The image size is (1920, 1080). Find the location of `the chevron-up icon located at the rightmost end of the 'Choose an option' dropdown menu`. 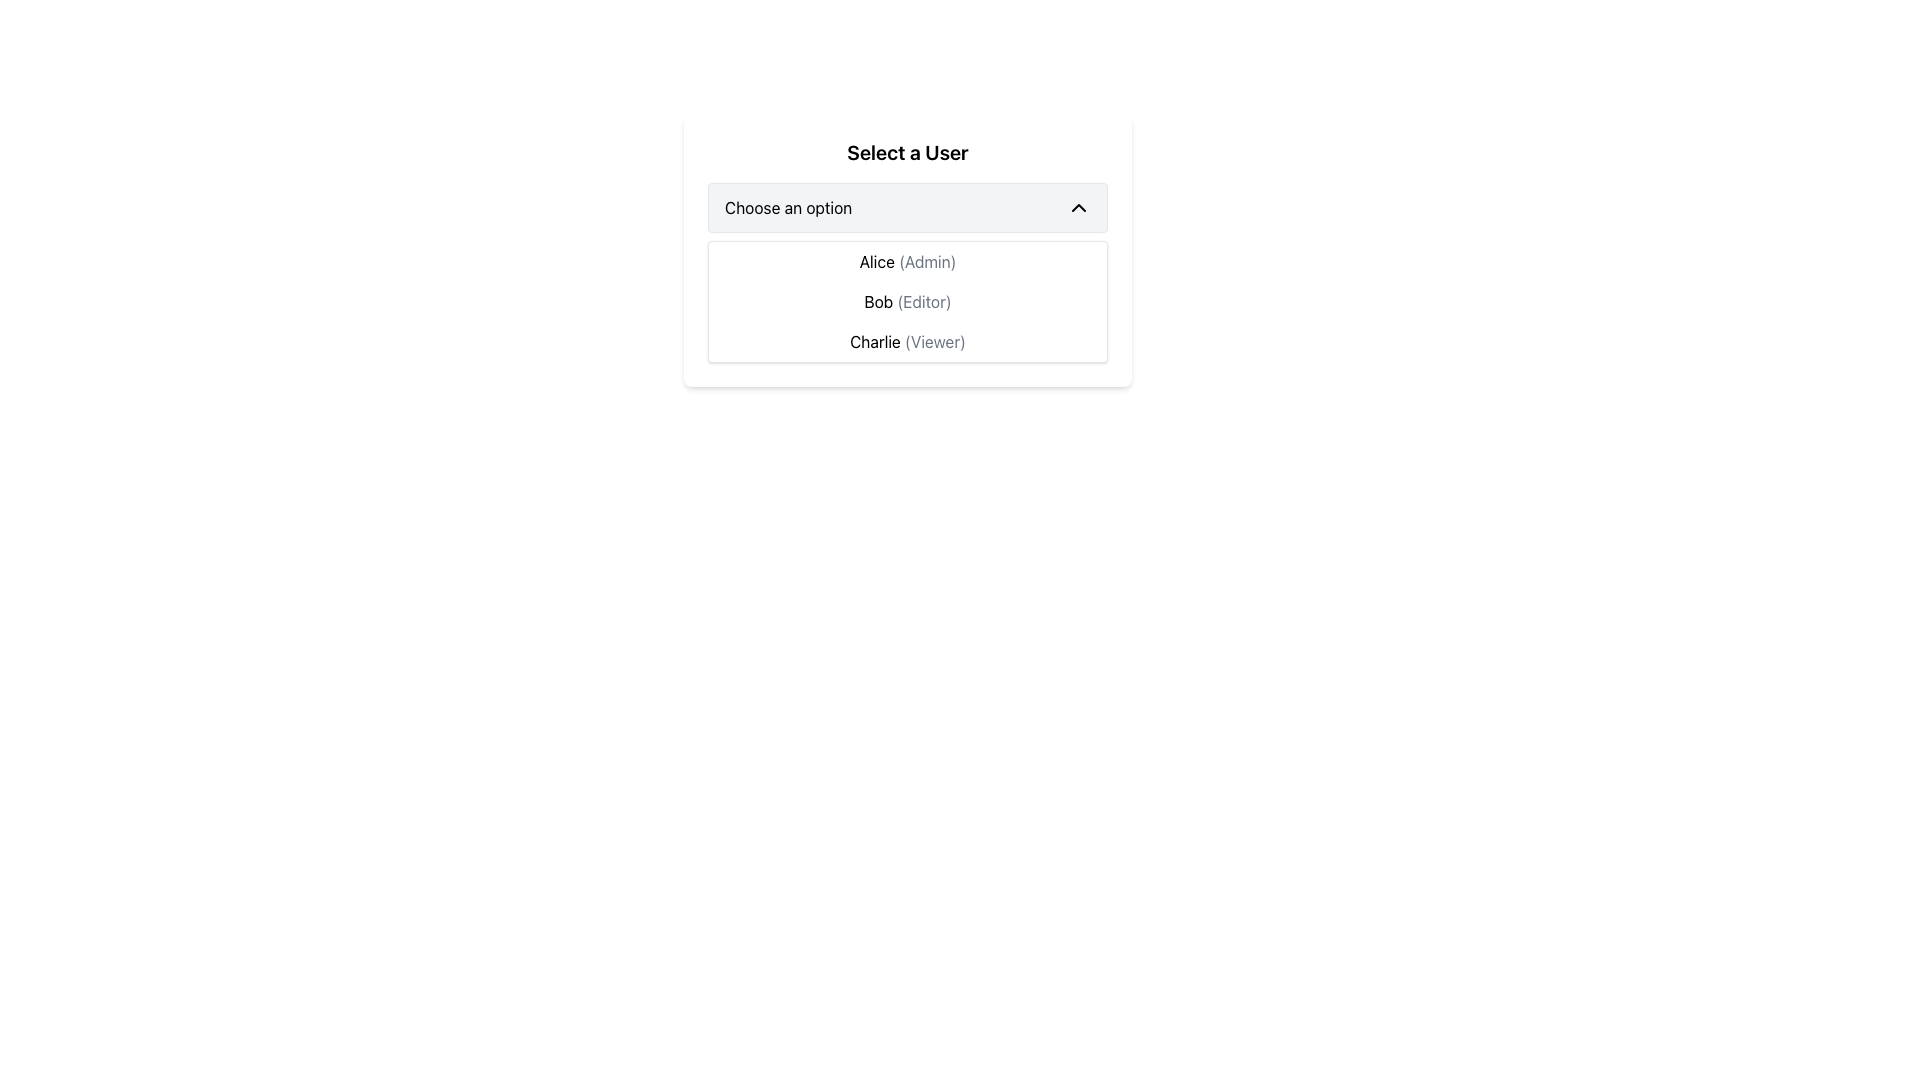

the chevron-up icon located at the rightmost end of the 'Choose an option' dropdown menu is located at coordinates (1078, 208).